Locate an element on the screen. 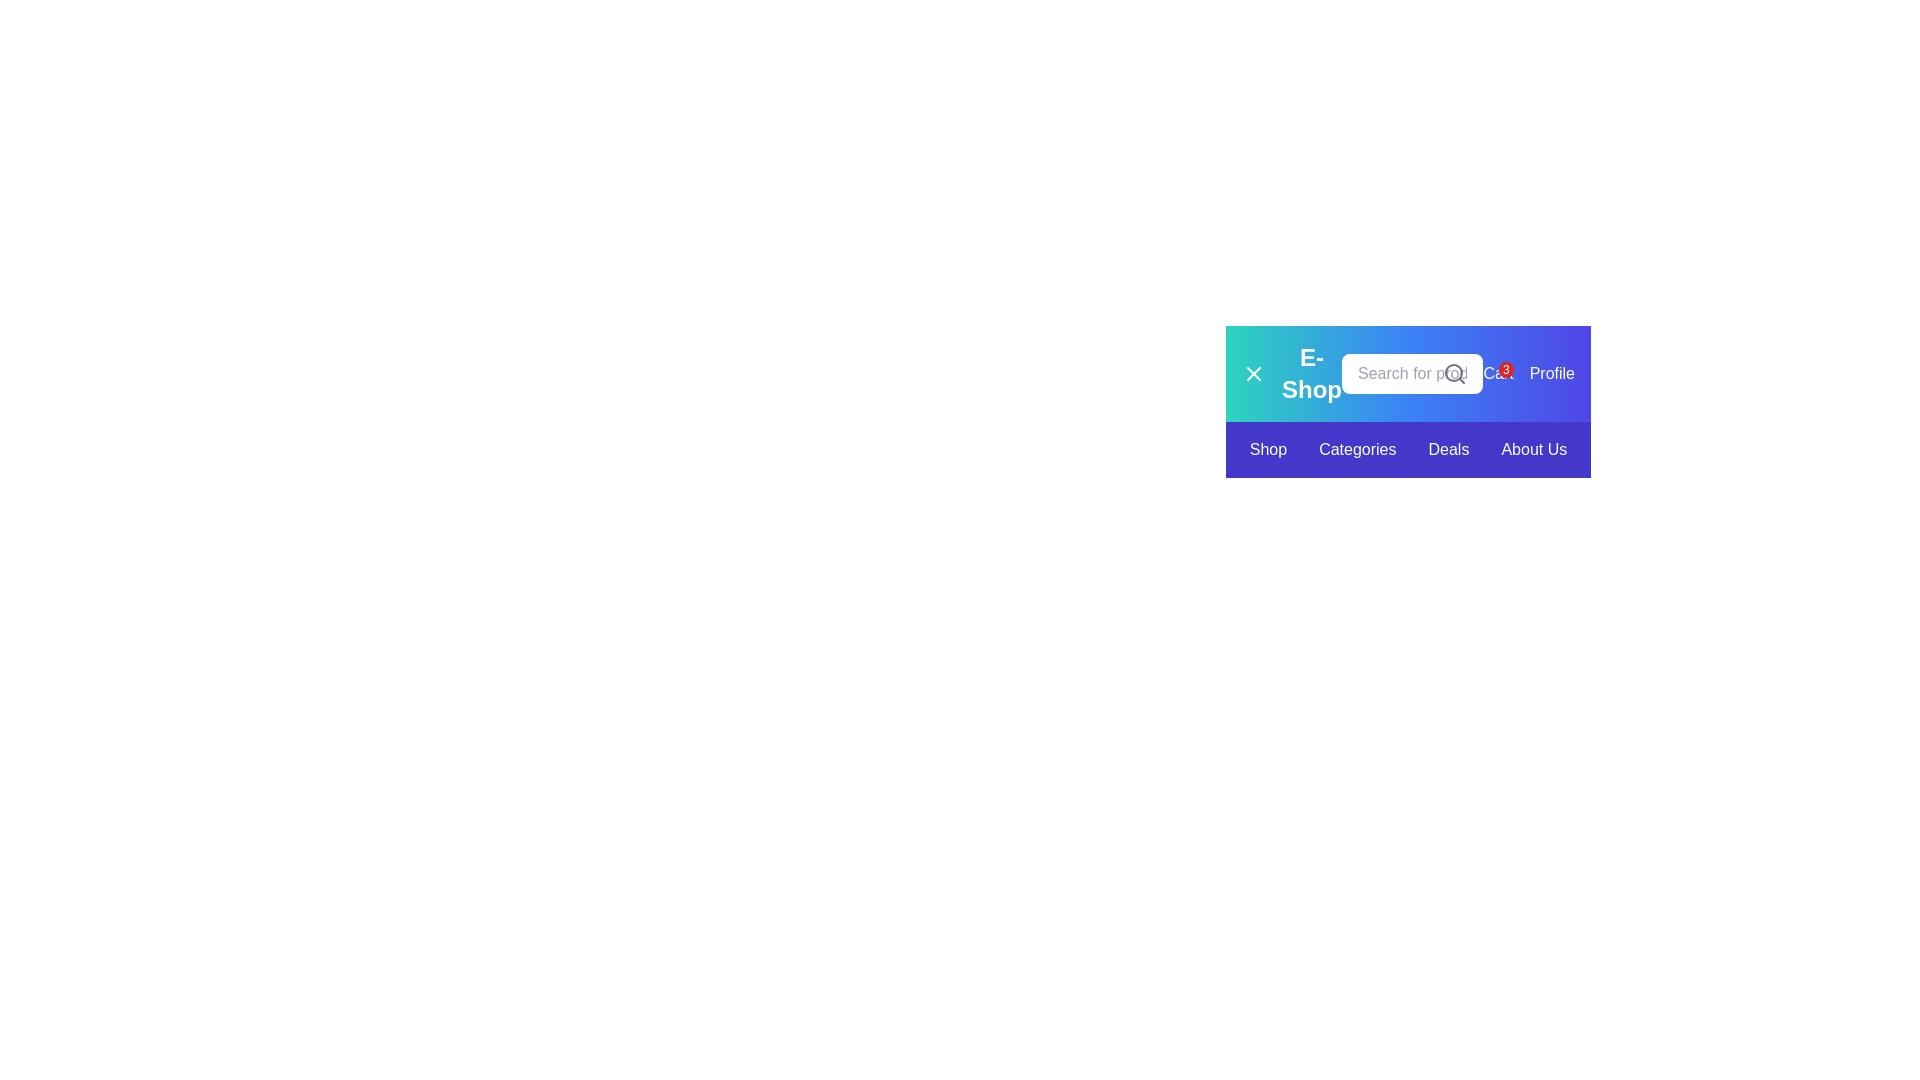 This screenshot has width=1920, height=1080. the hyperlink labeled 'Deals' in the navigation menu, which is the third option between 'Categories' and 'About Us' is located at coordinates (1449, 448).